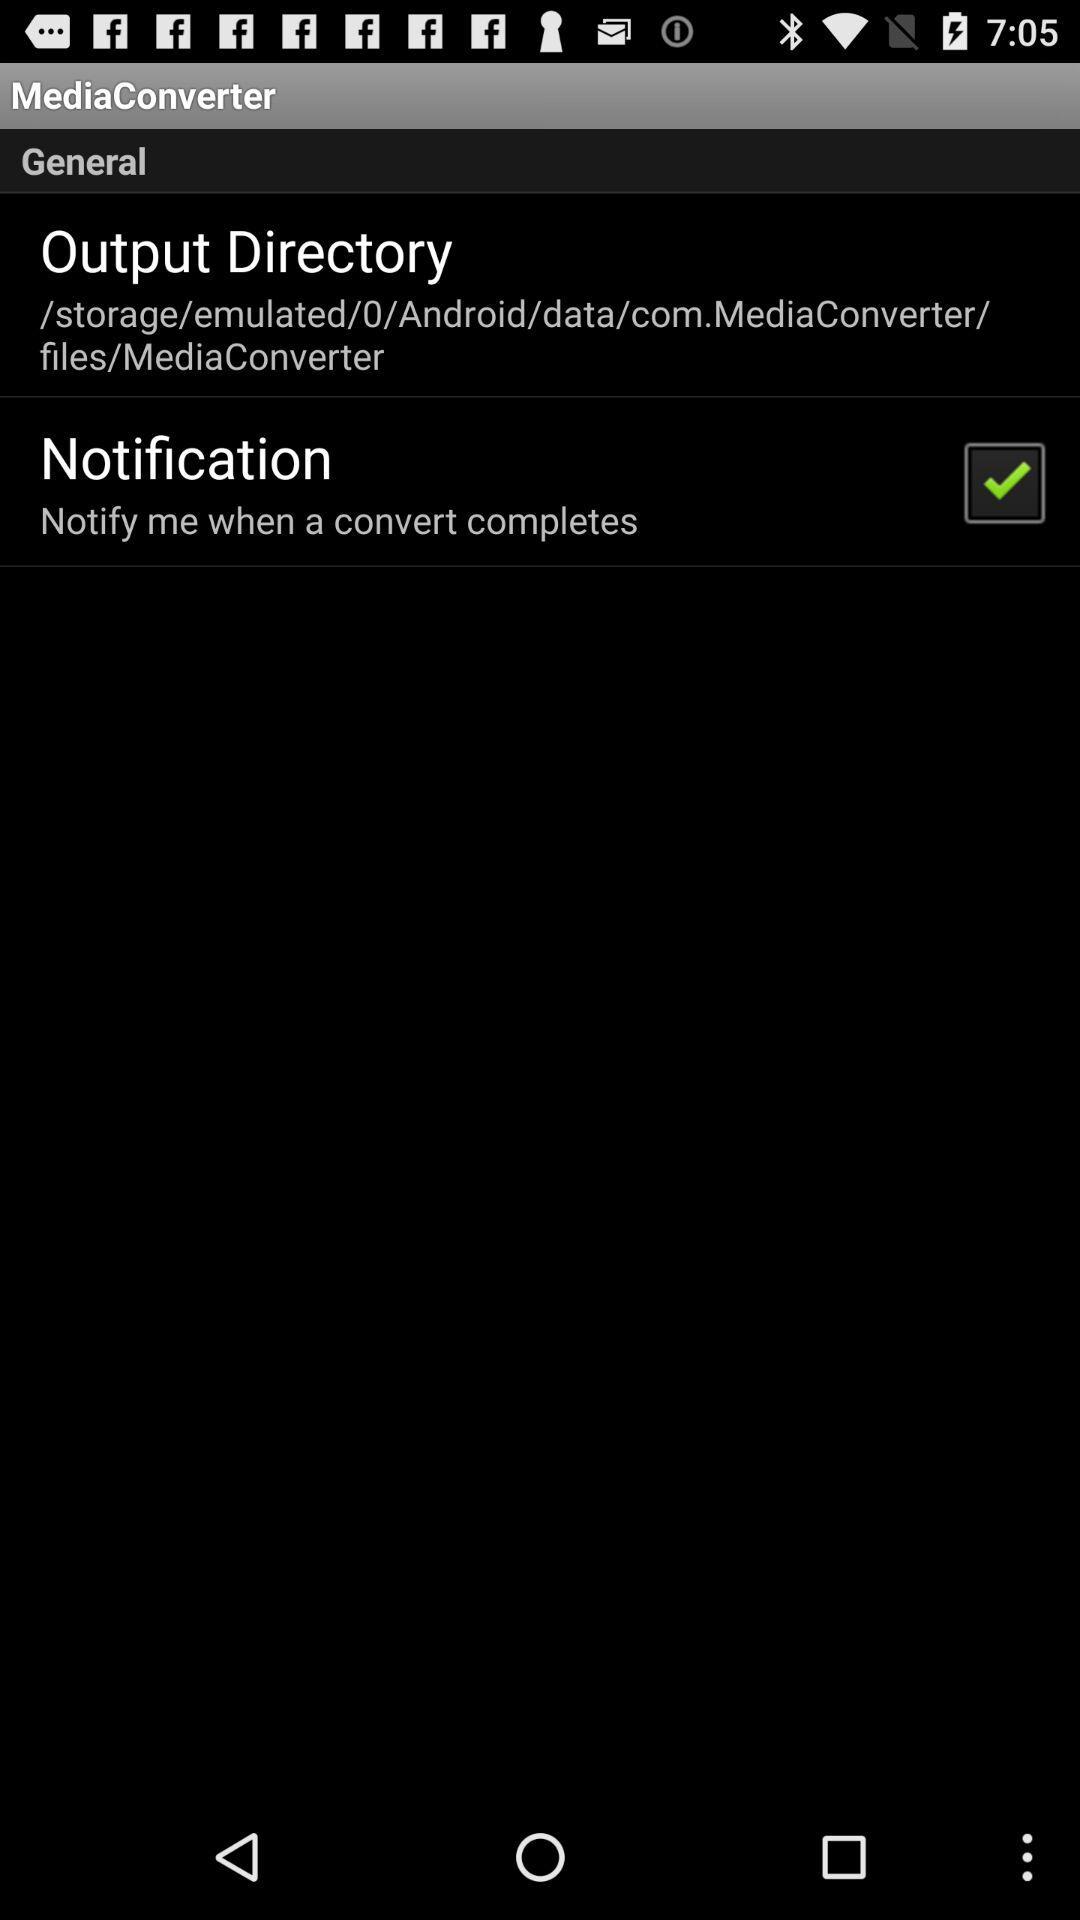 Image resolution: width=1080 pixels, height=1920 pixels. I want to click on app below storage emulated 0 app, so click(1003, 481).